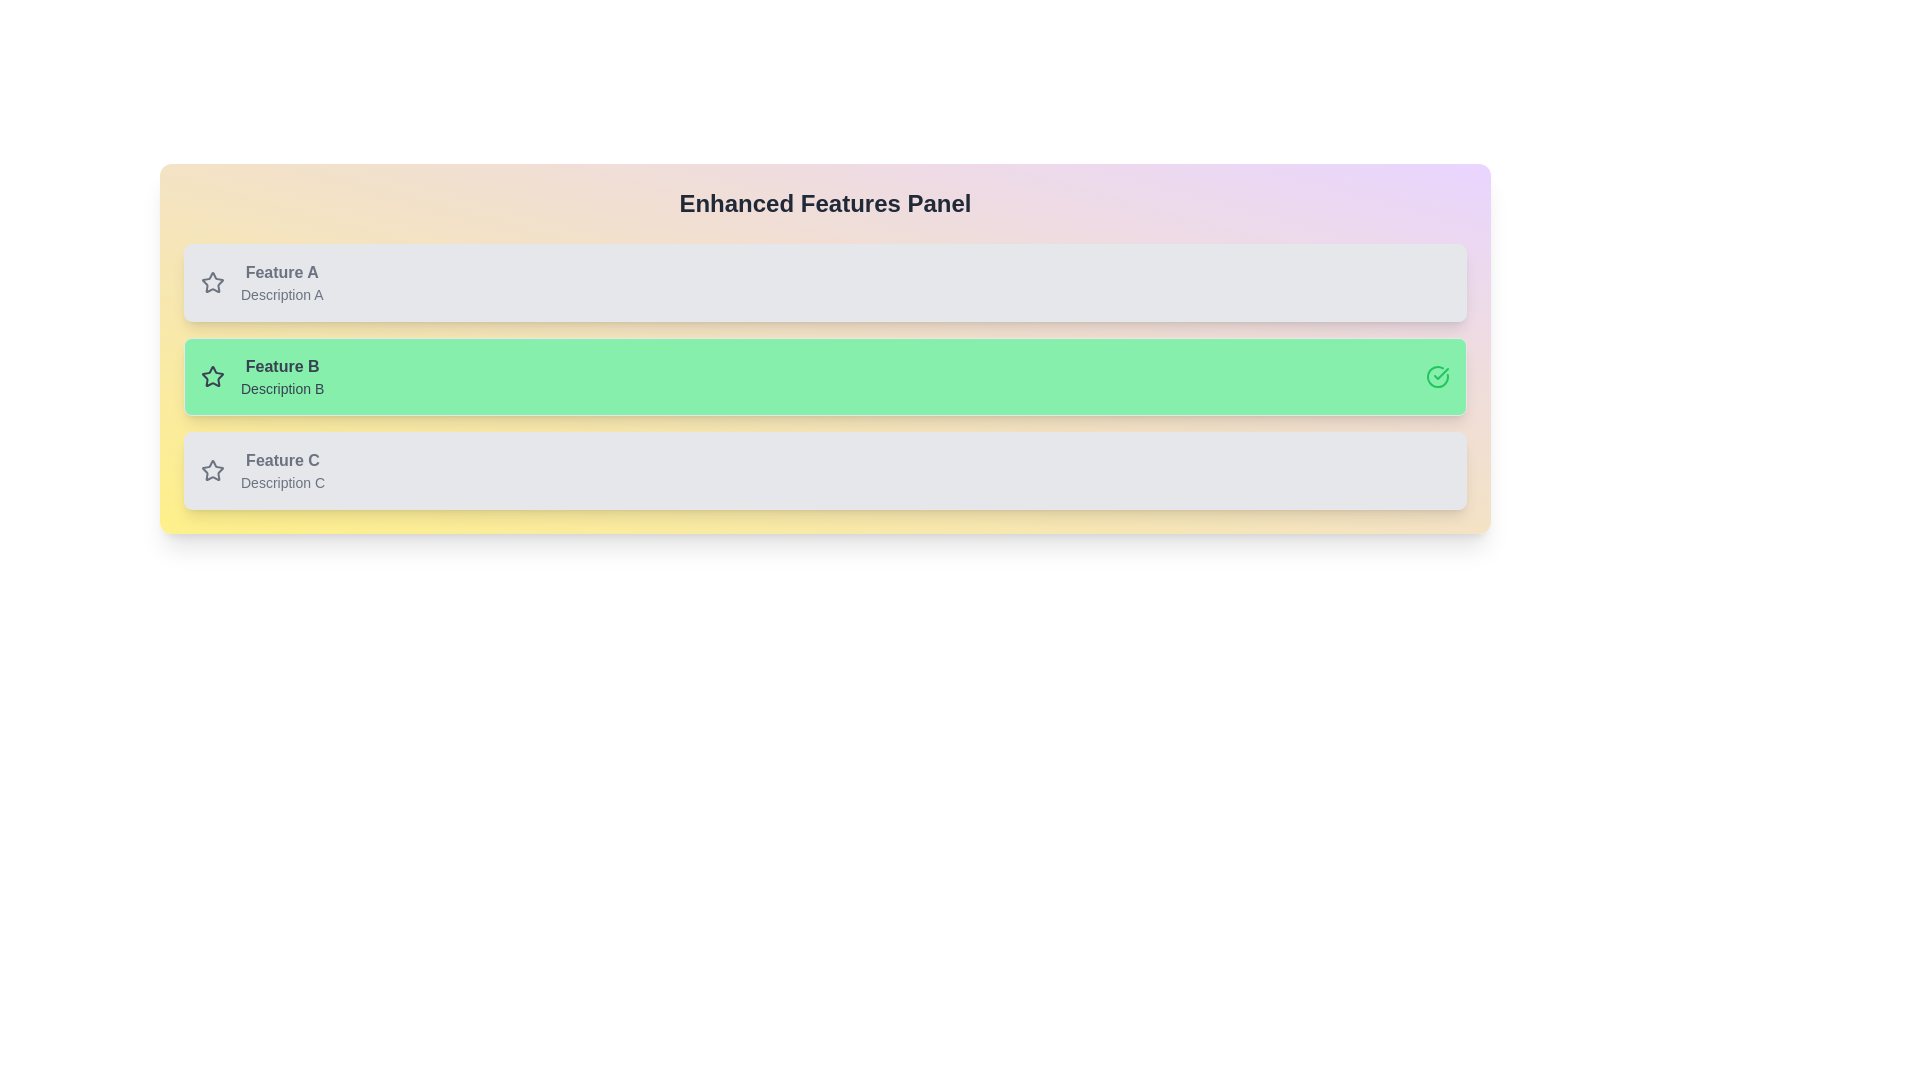 The image size is (1920, 1080). Describe the element at coordinates (825, 470) in the screenshot. I see `the feature card labeled Feature C` at that location.